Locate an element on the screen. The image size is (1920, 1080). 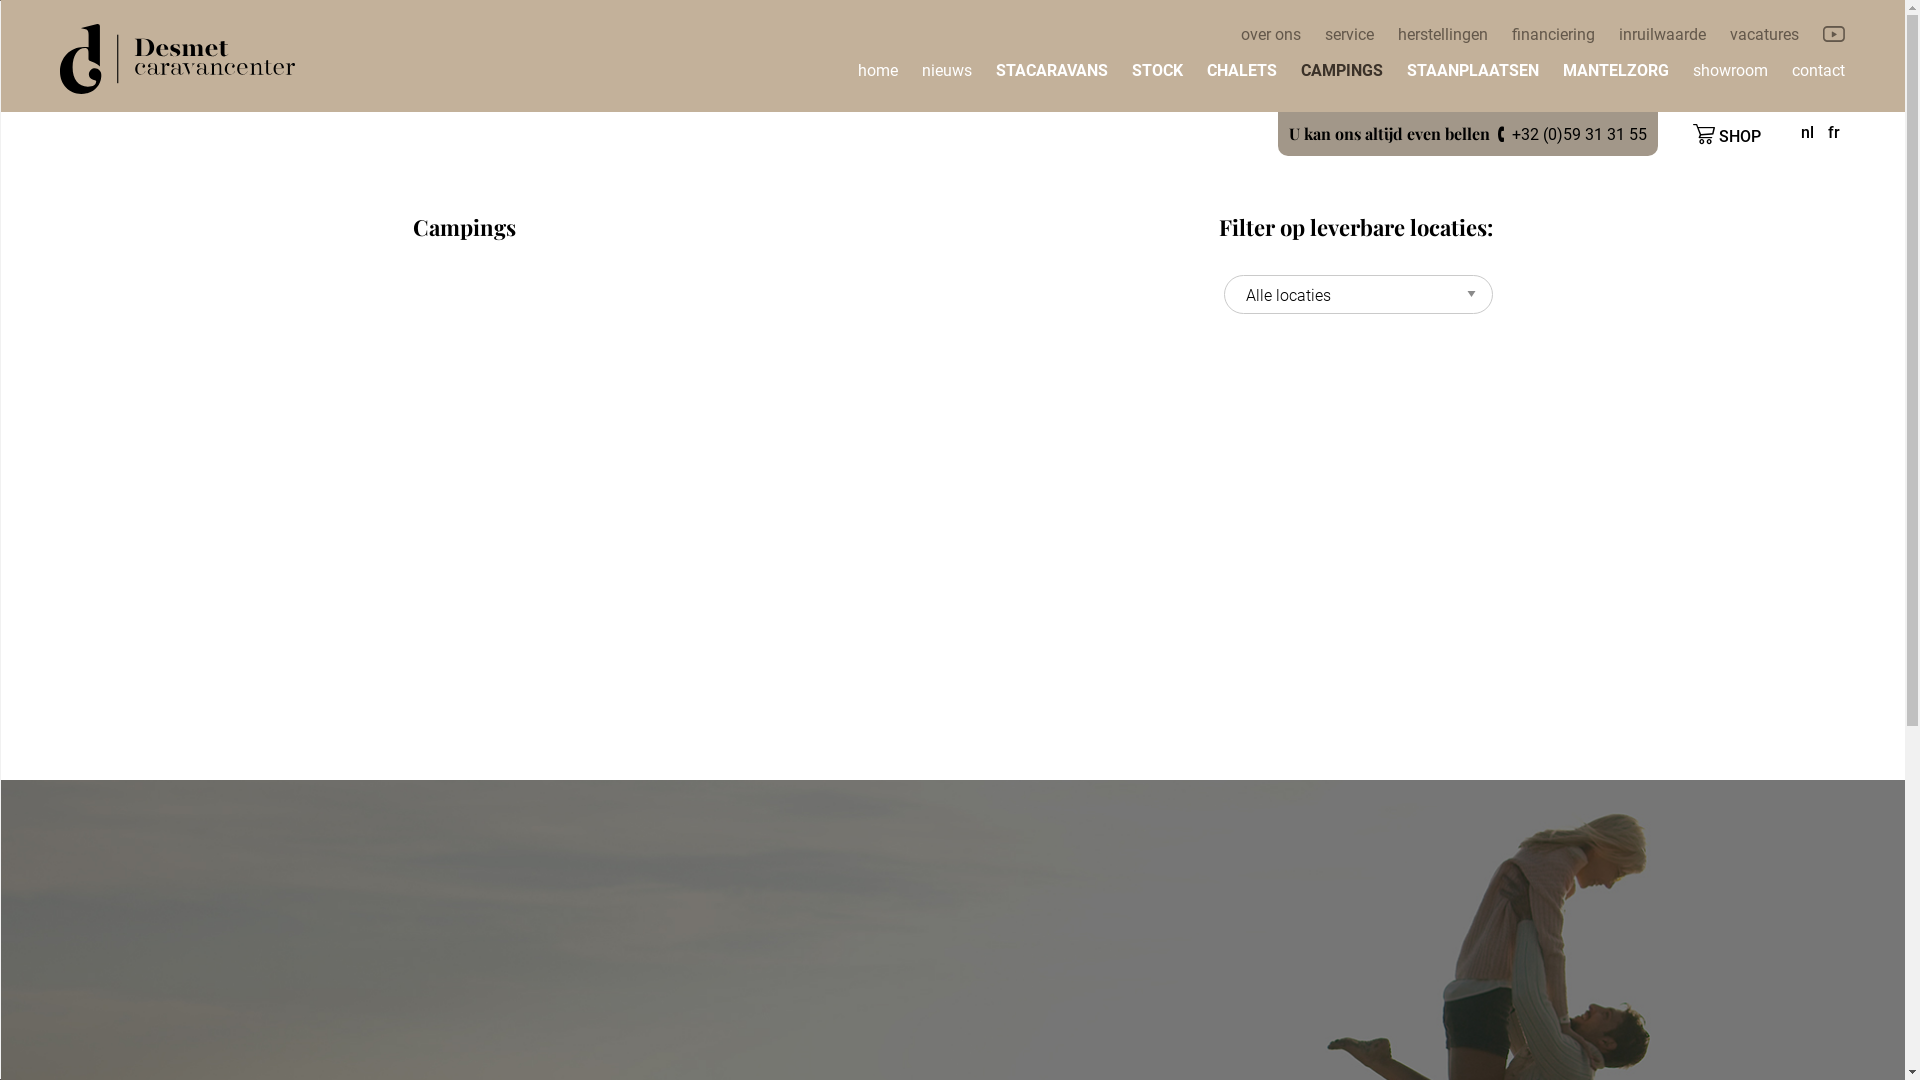
'STACARAVANS' is located at coordinates (1050, 69).